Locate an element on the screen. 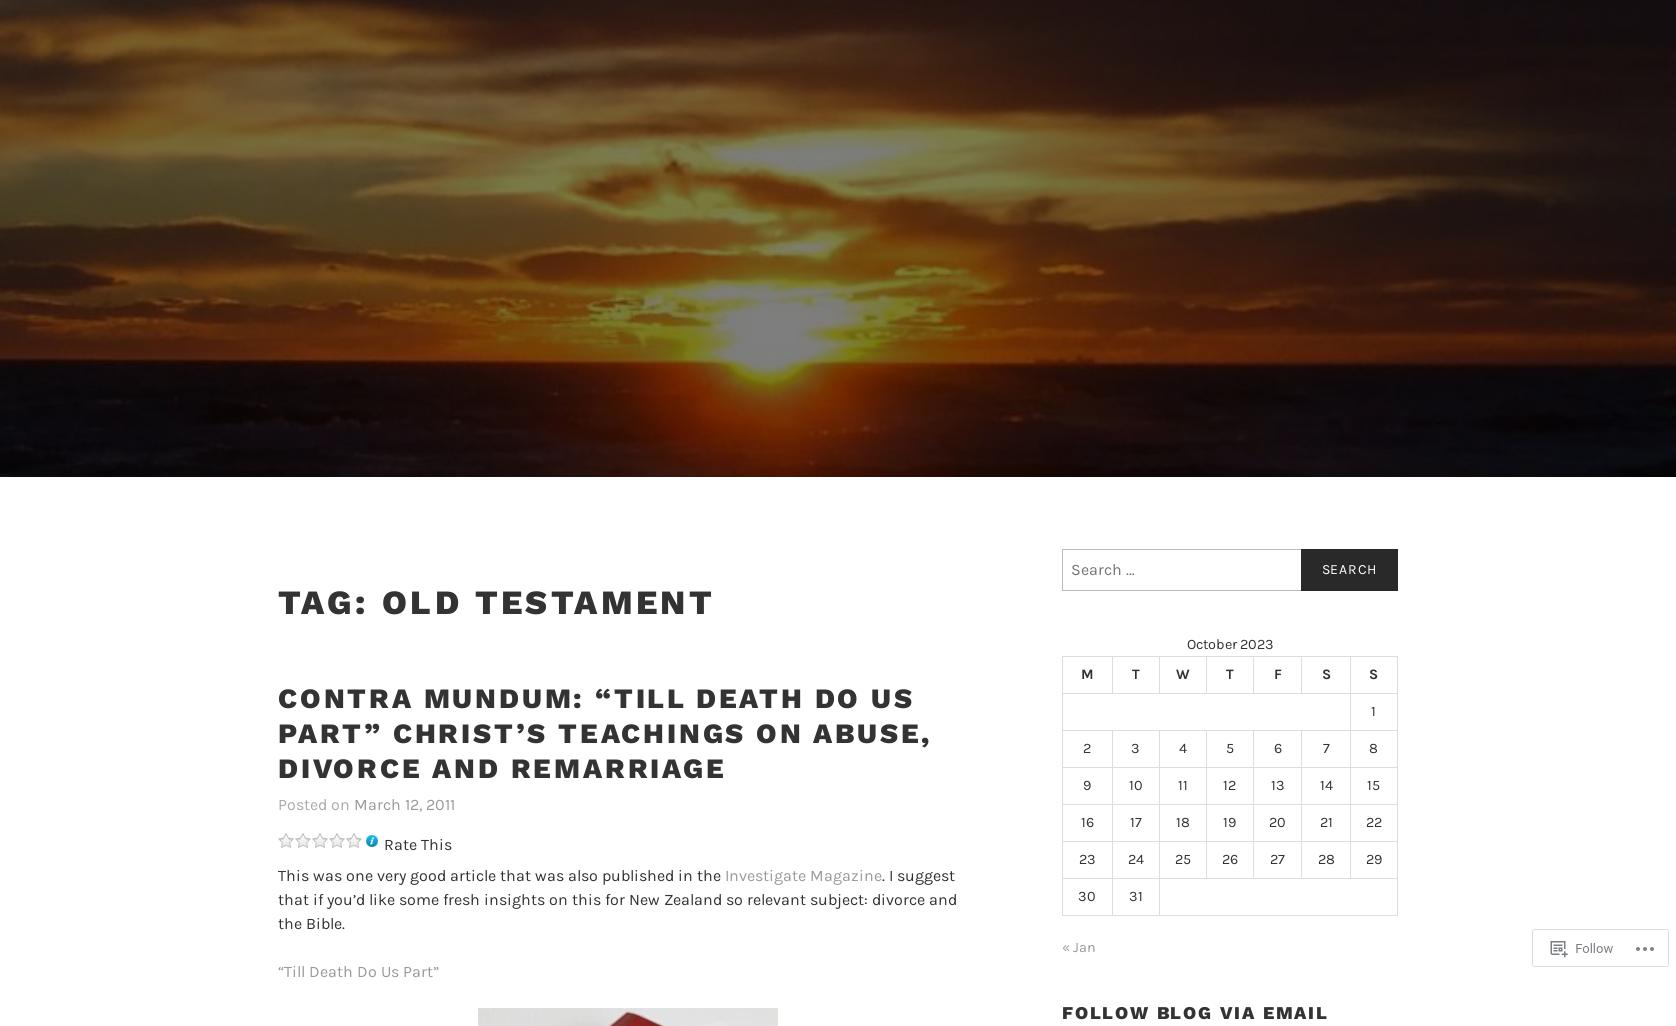 The width and height of the screenshot is (1676, 1026). '24' is located at coordinates (1133, 858).